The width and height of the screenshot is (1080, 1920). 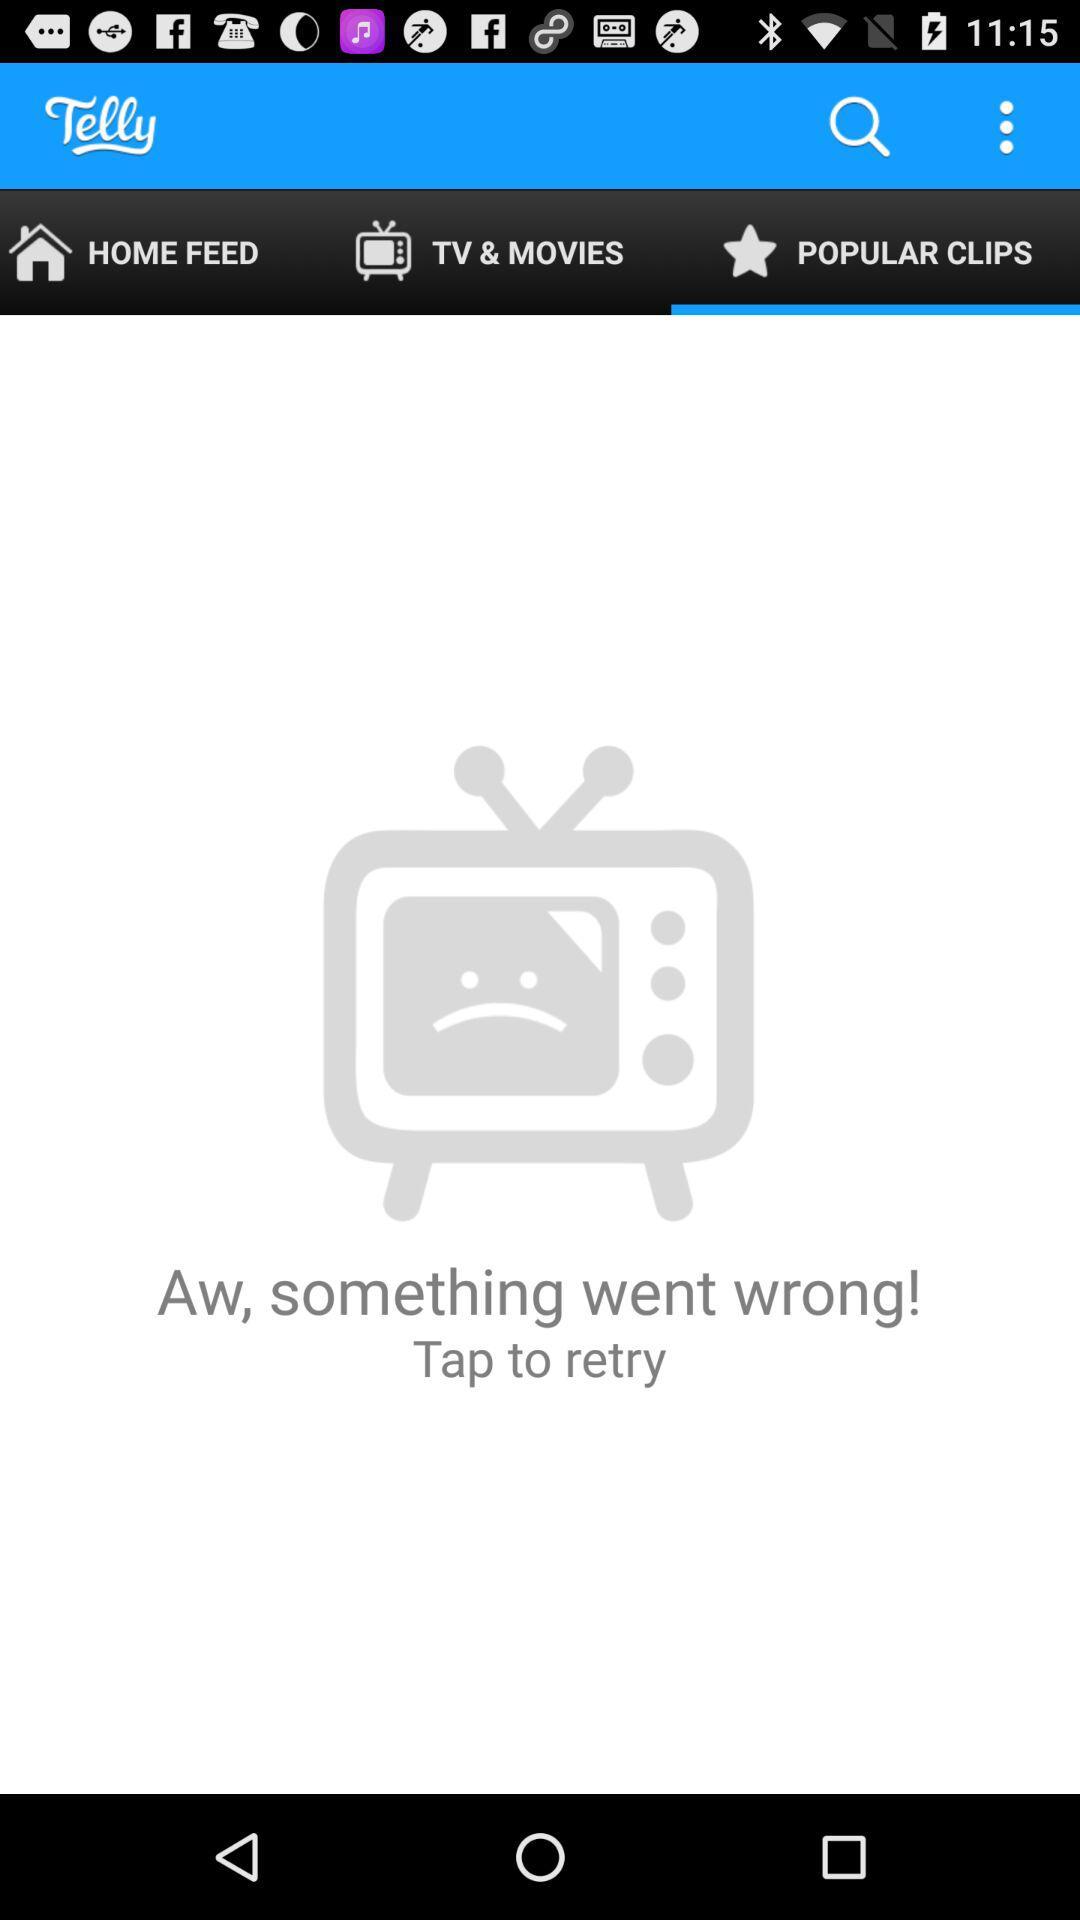 I want to click on the popular clips app, so click(x=874, y=251).